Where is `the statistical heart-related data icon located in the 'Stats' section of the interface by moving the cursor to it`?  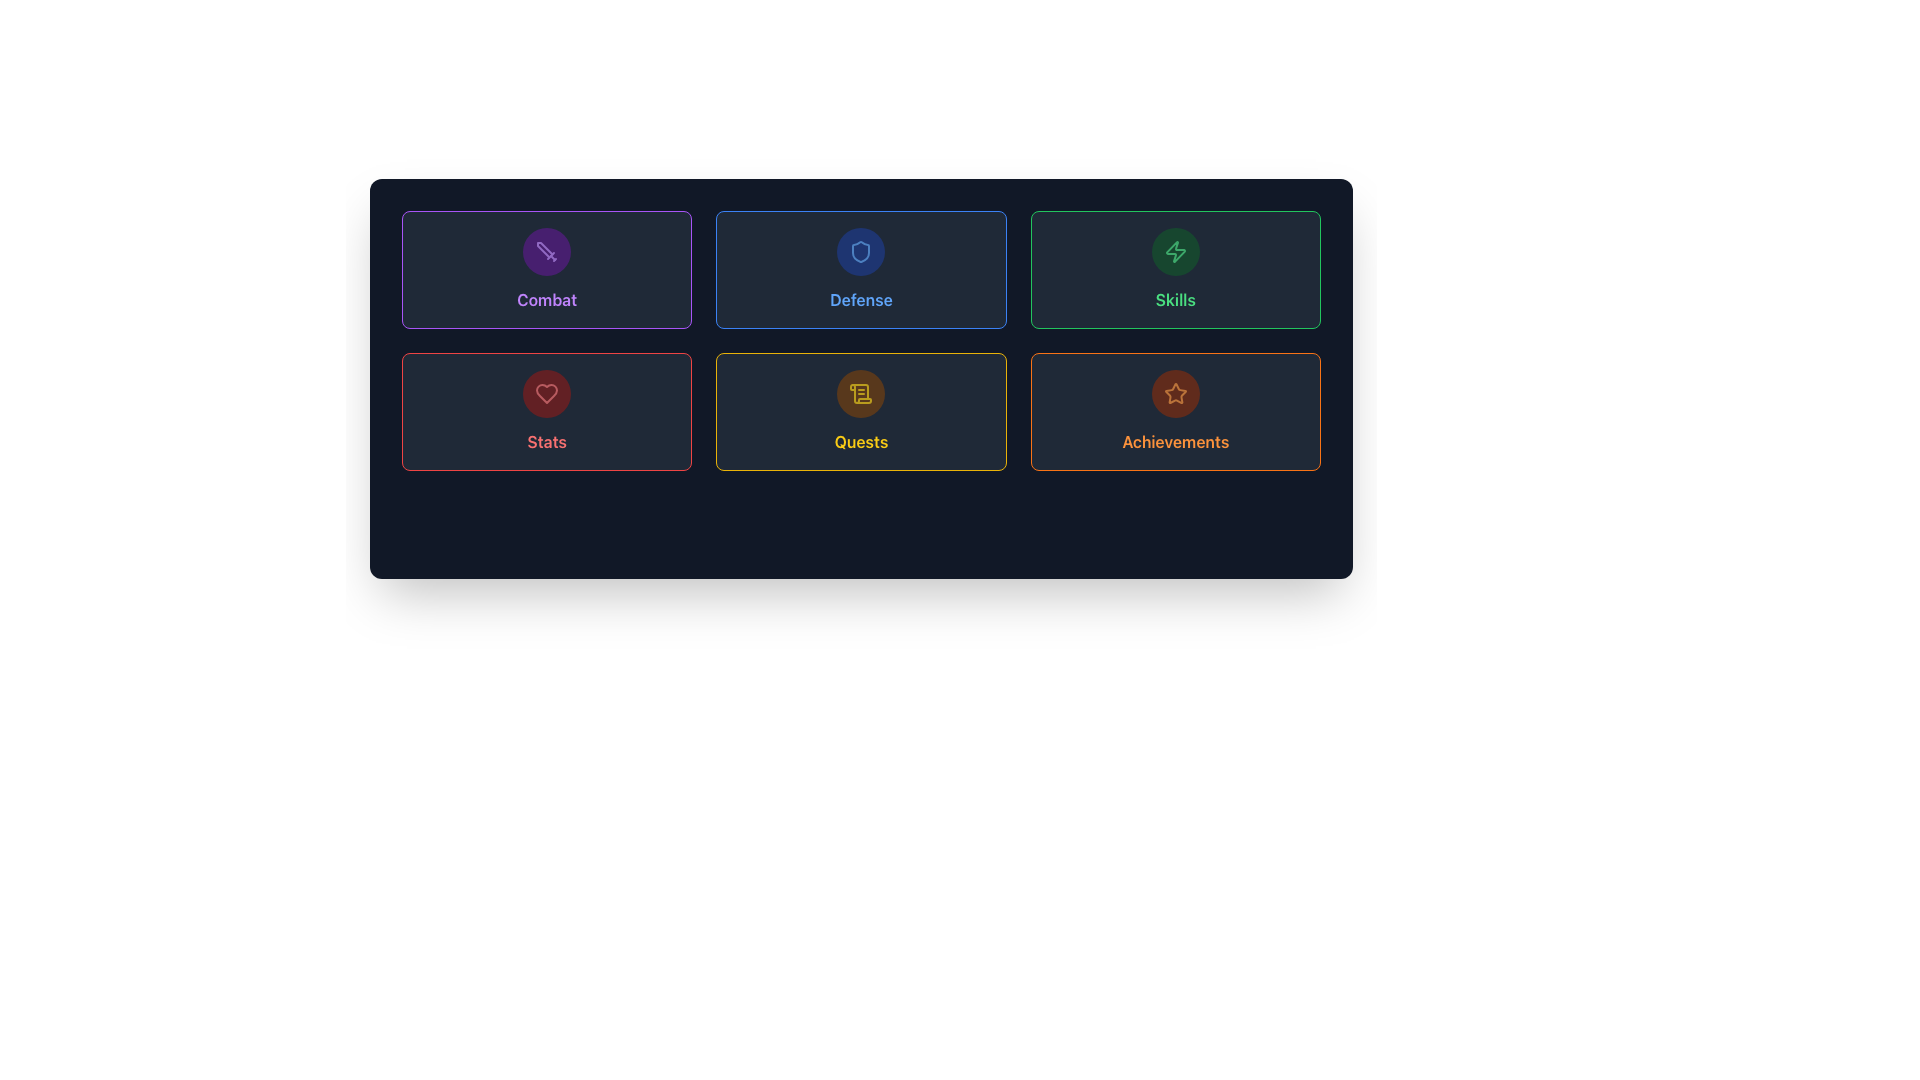
the statistical heart-related data icon located in the 'Stats' section of the interface by moving the cursor to it is located at coordinates (547, 393).